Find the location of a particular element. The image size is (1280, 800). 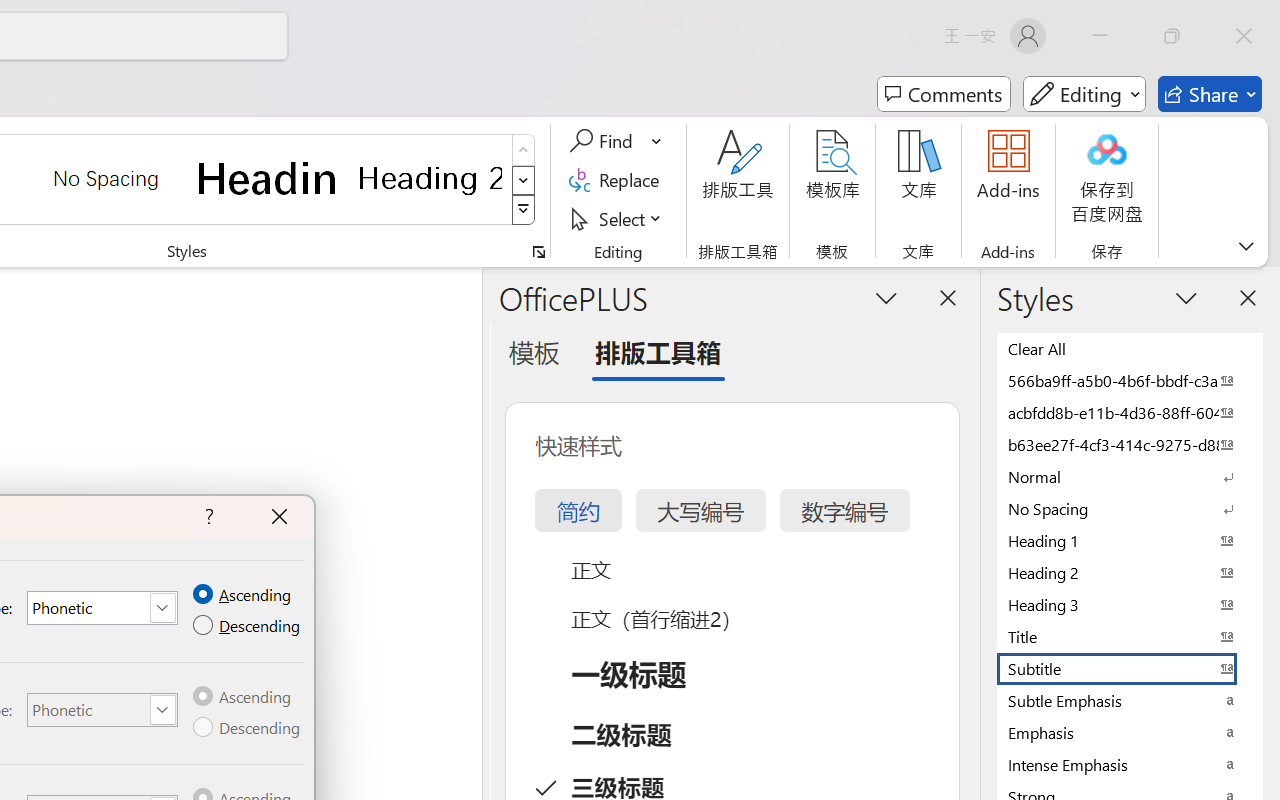

'566ba9ff-a5b0-4b6f-bbdf-c3ab41993fc2' is located at coordinates (1130, 379).